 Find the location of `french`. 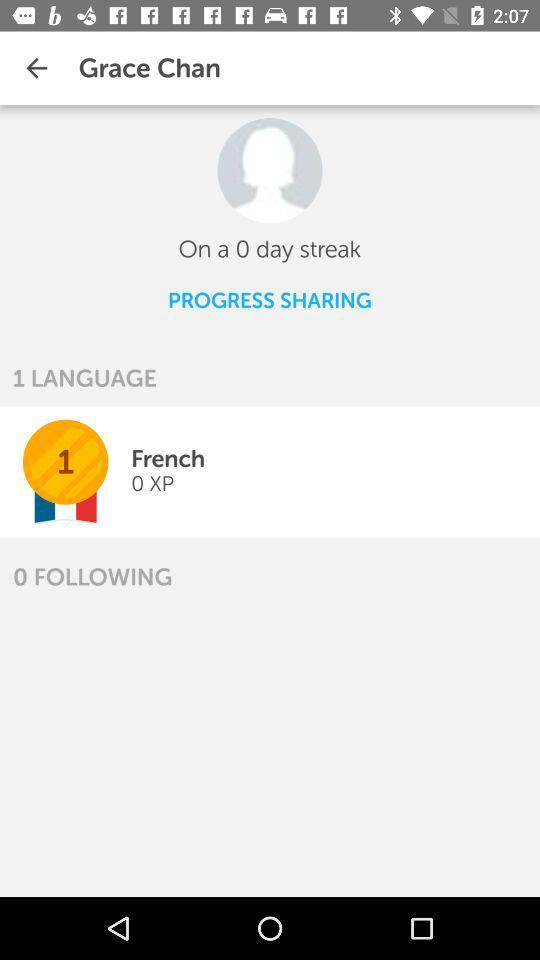

french is located at coordinates (167, 458).